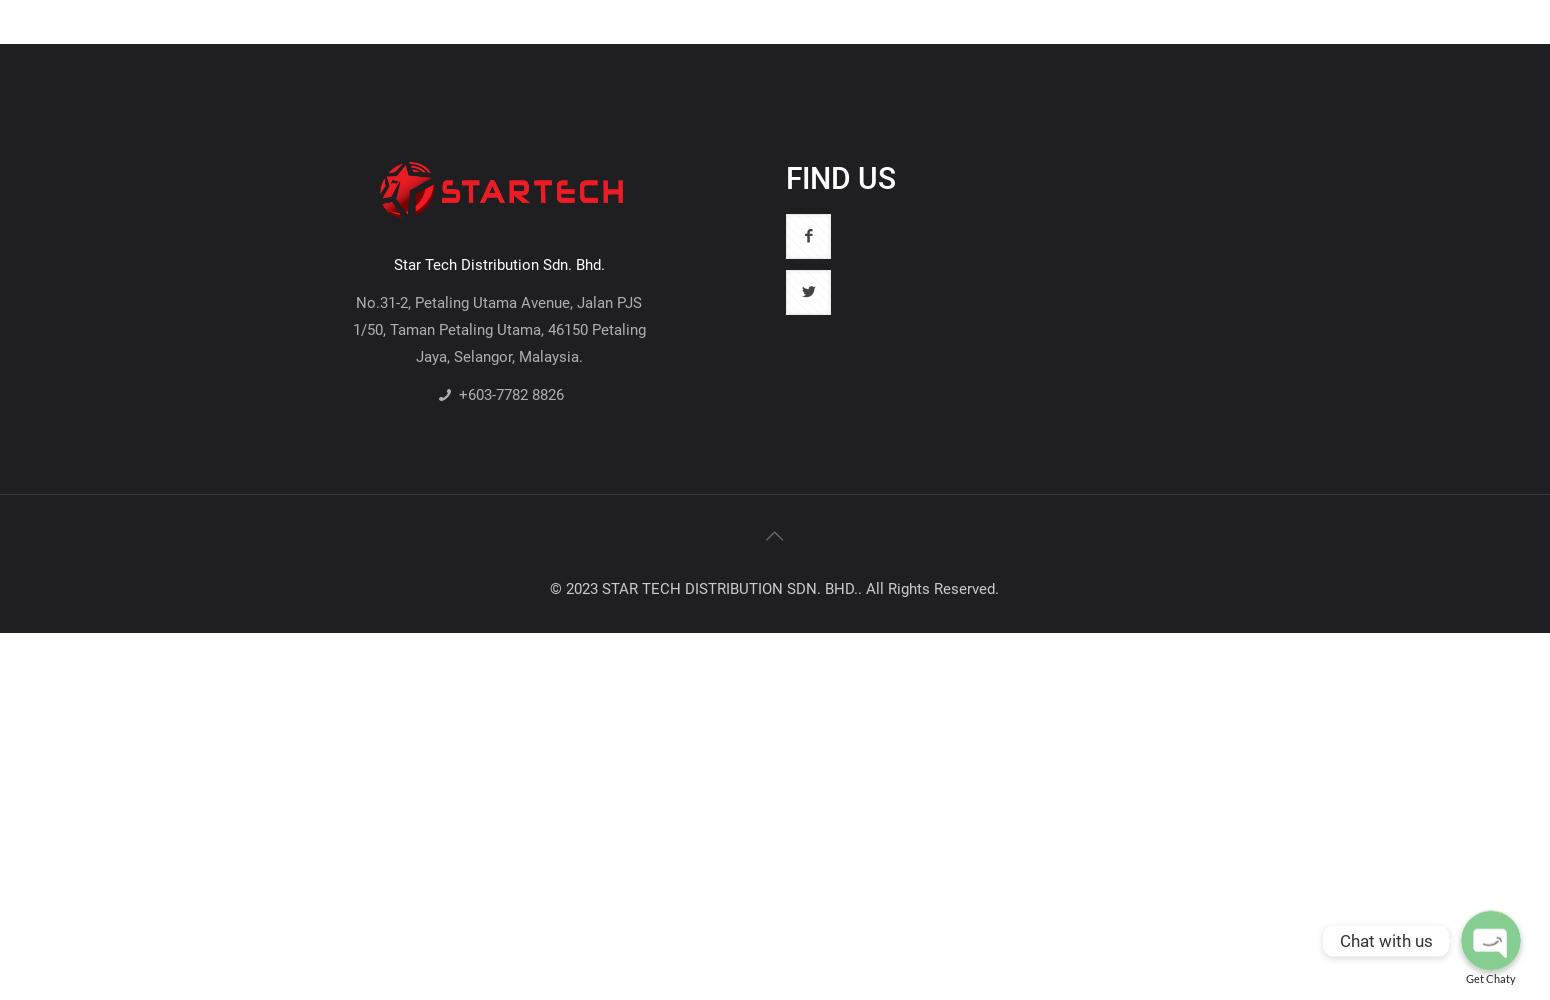 The height and width of the screenshot is (1000, 1550). Describe the element at coordinates (1490, 977) in the screenshot. I see `'Get Chaty'` at that location.